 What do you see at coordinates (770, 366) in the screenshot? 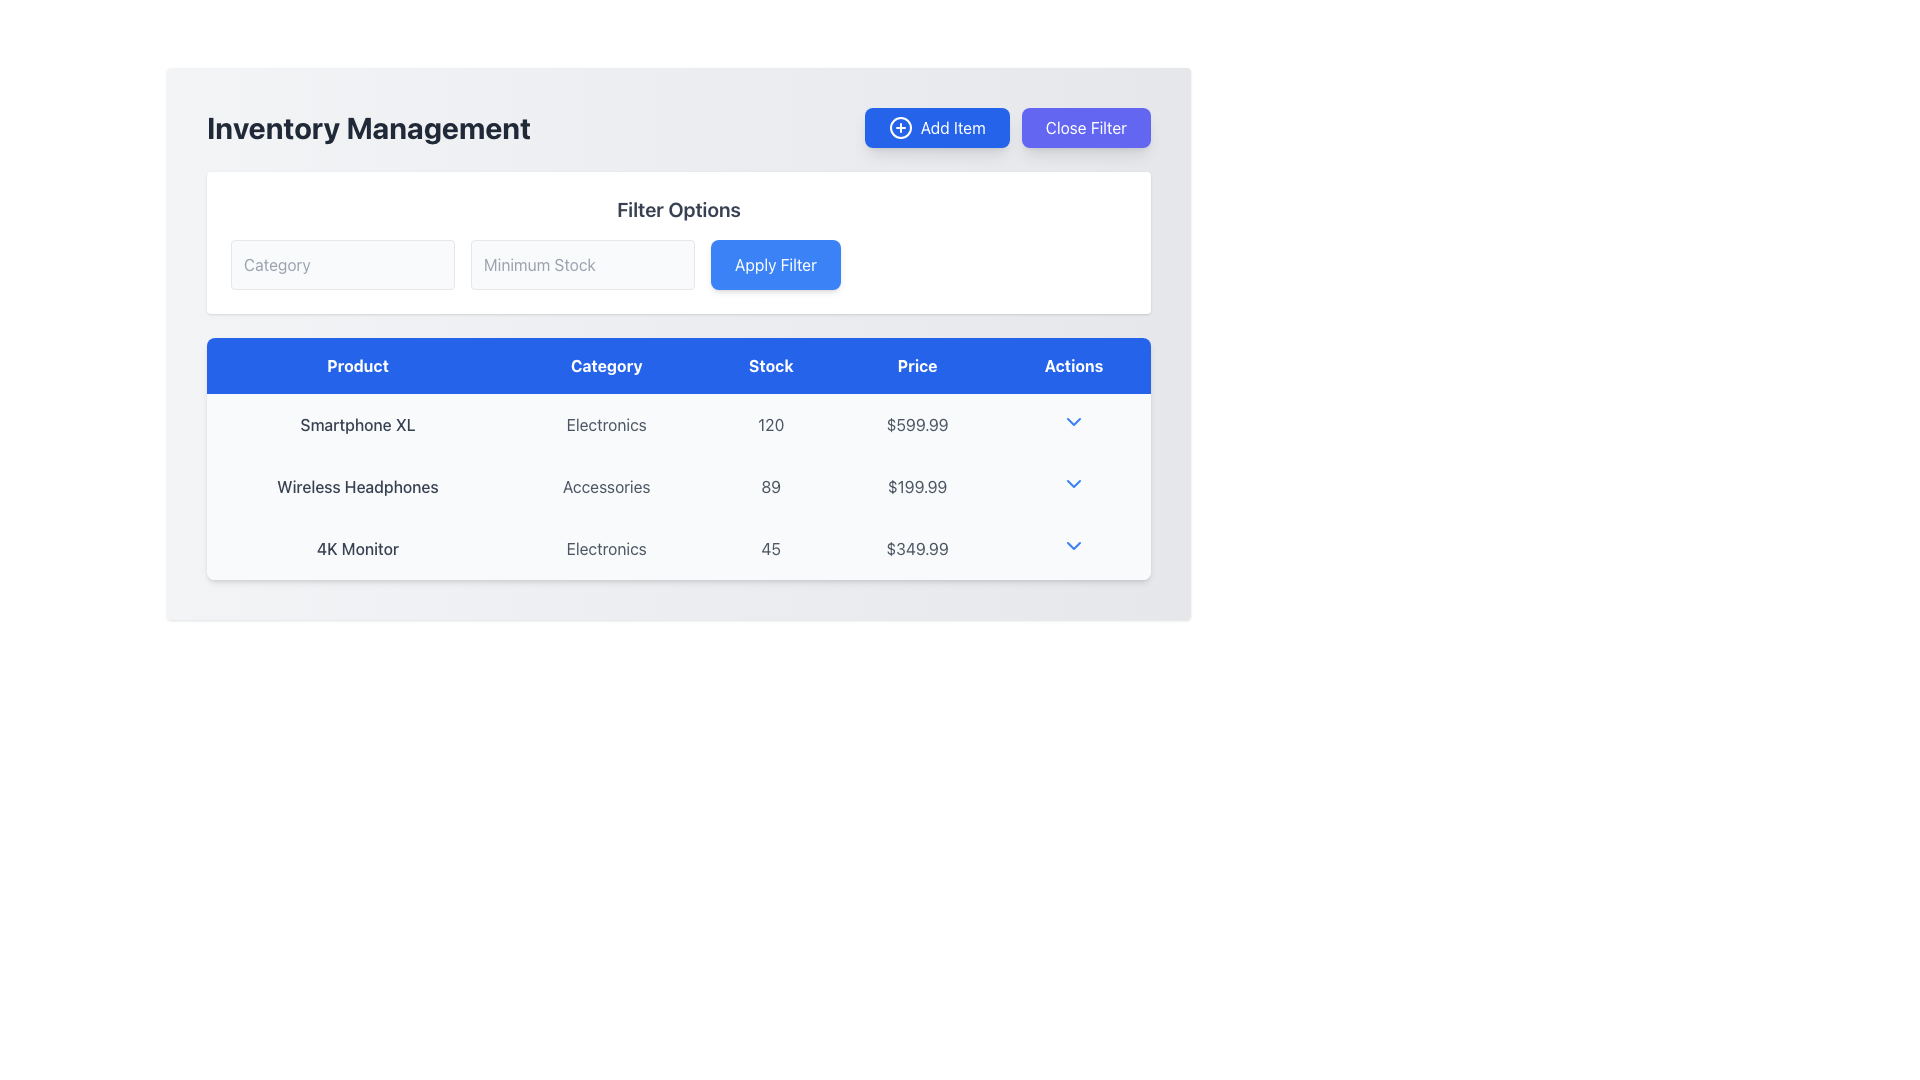
I see `the 'Stock' column header in the table, which is located in the third column between 'Category' and 'Price'` at bounding box center [770, 366].